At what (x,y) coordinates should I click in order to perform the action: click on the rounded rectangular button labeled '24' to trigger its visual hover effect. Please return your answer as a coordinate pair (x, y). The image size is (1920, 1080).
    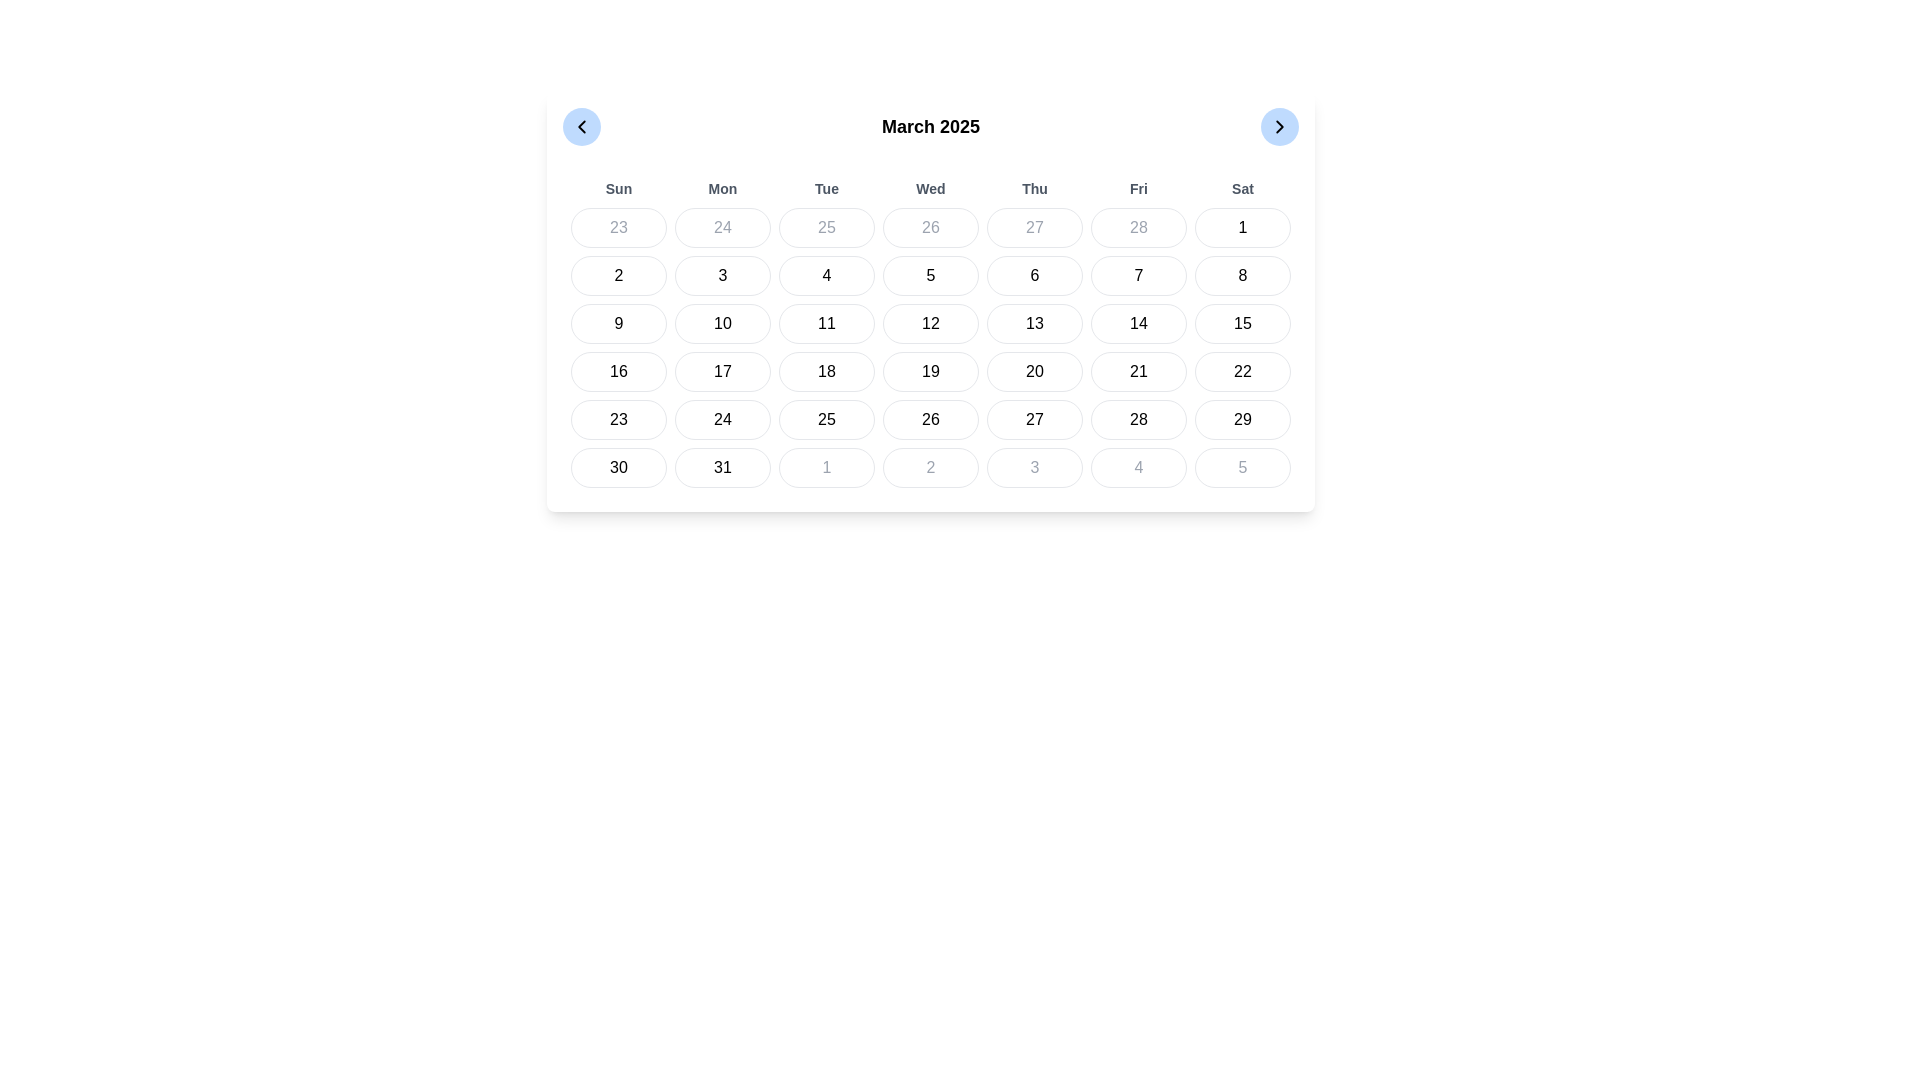
    Looking at the image, I should click on (722, 419).